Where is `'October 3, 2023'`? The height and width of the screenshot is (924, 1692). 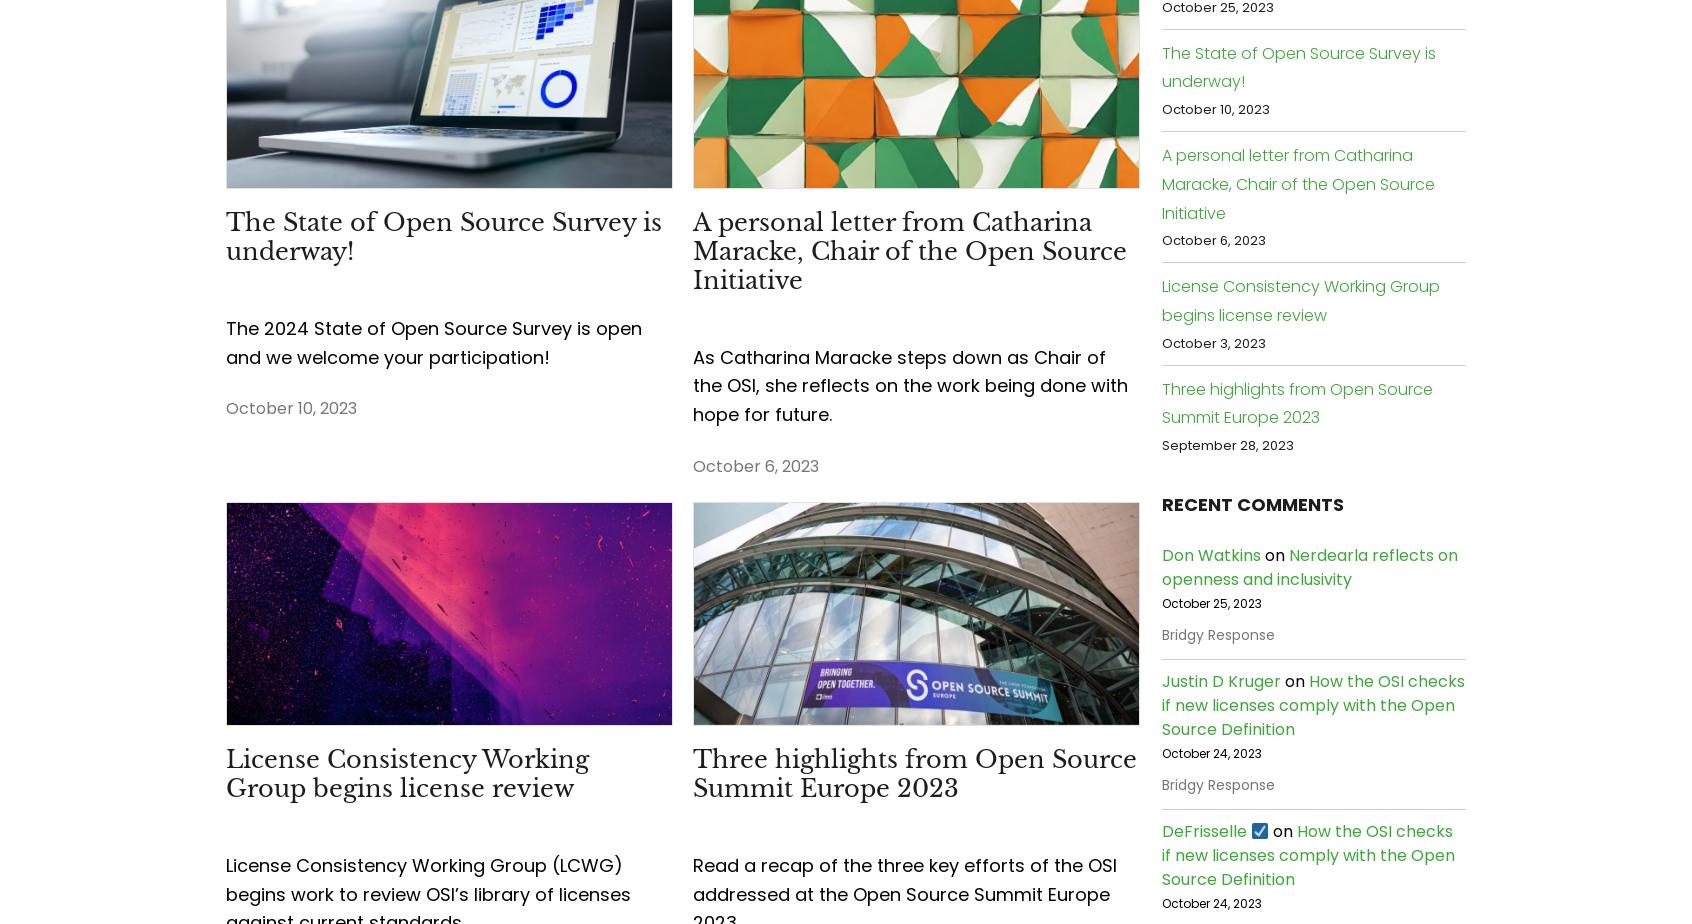
'October 3, 2023' is located at coordinates (1214, 342).